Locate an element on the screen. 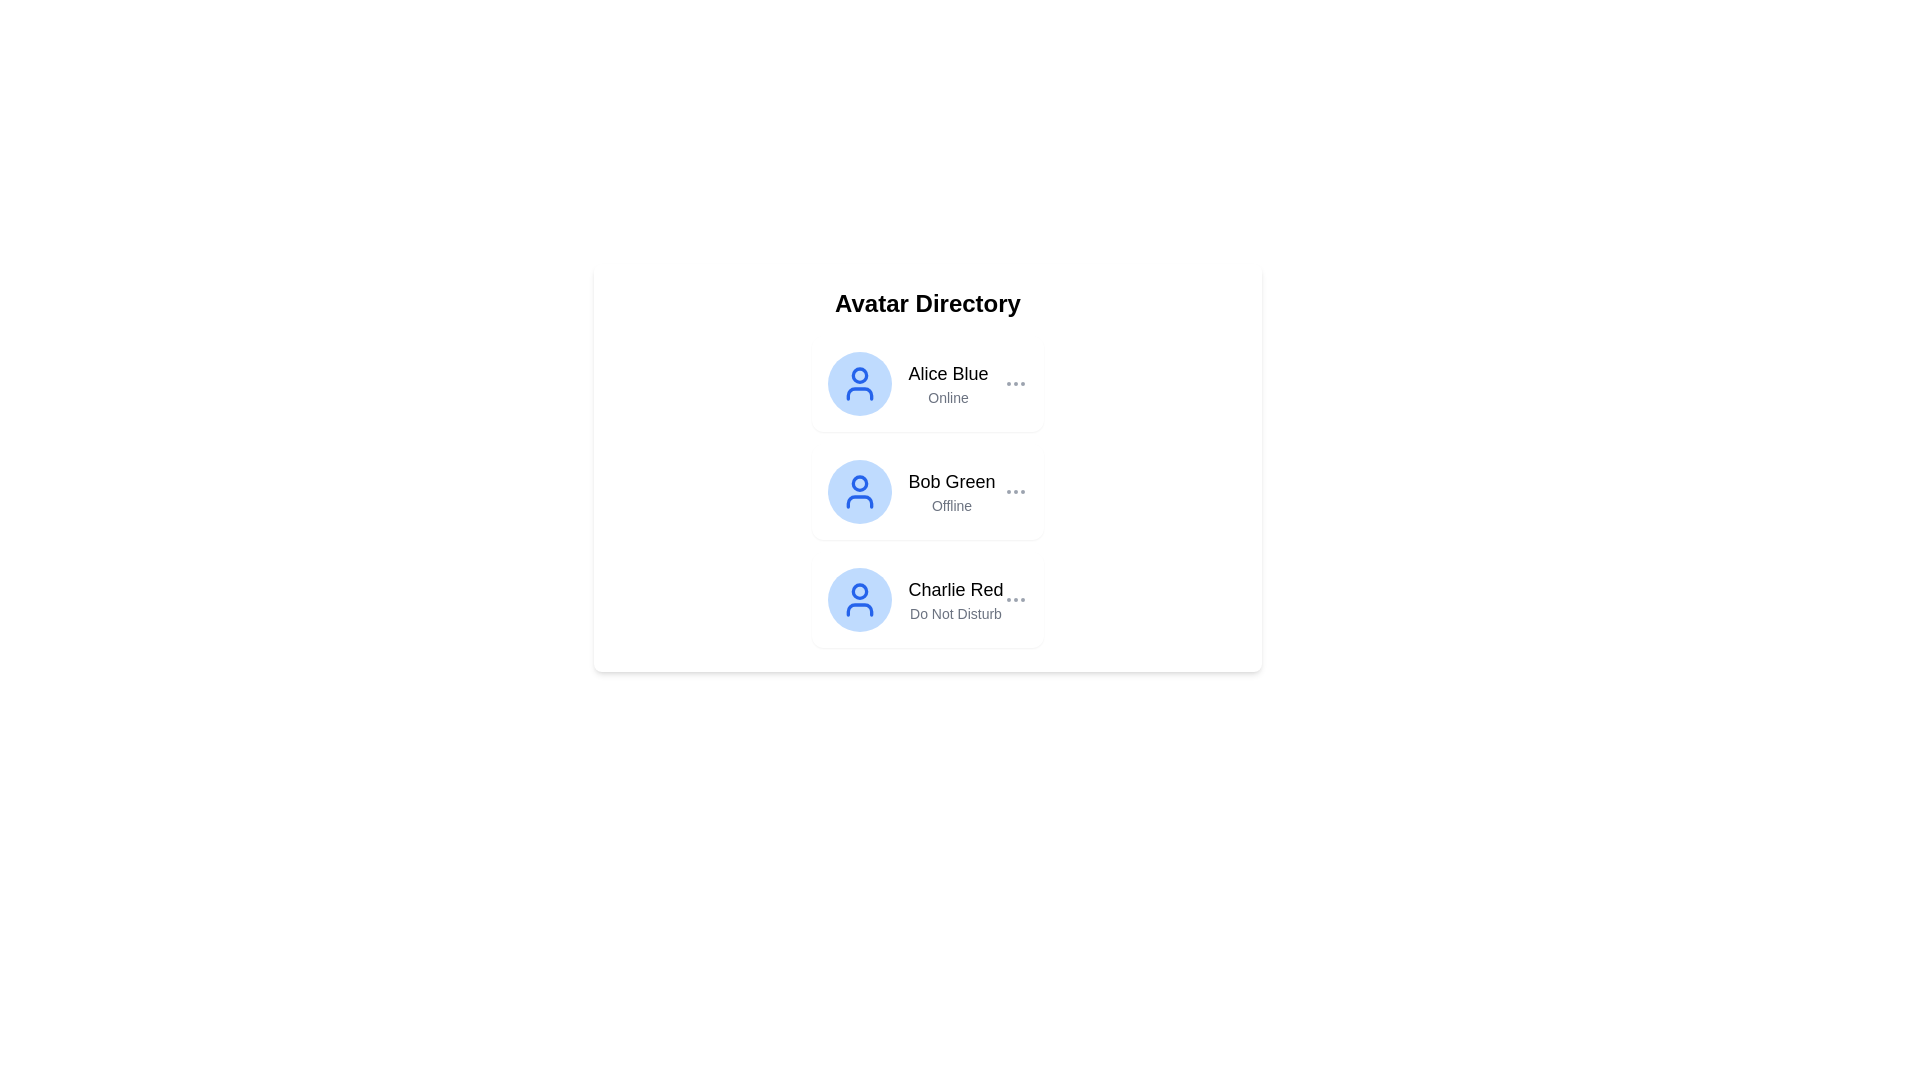 This screenshot has width=1920, height=1080. the user avatar icon, which is circular in shape with a blue color, located in the Avatar Directory above the text 'Alice Blue' with the status 'Online' is located at coordinates (860, 384).